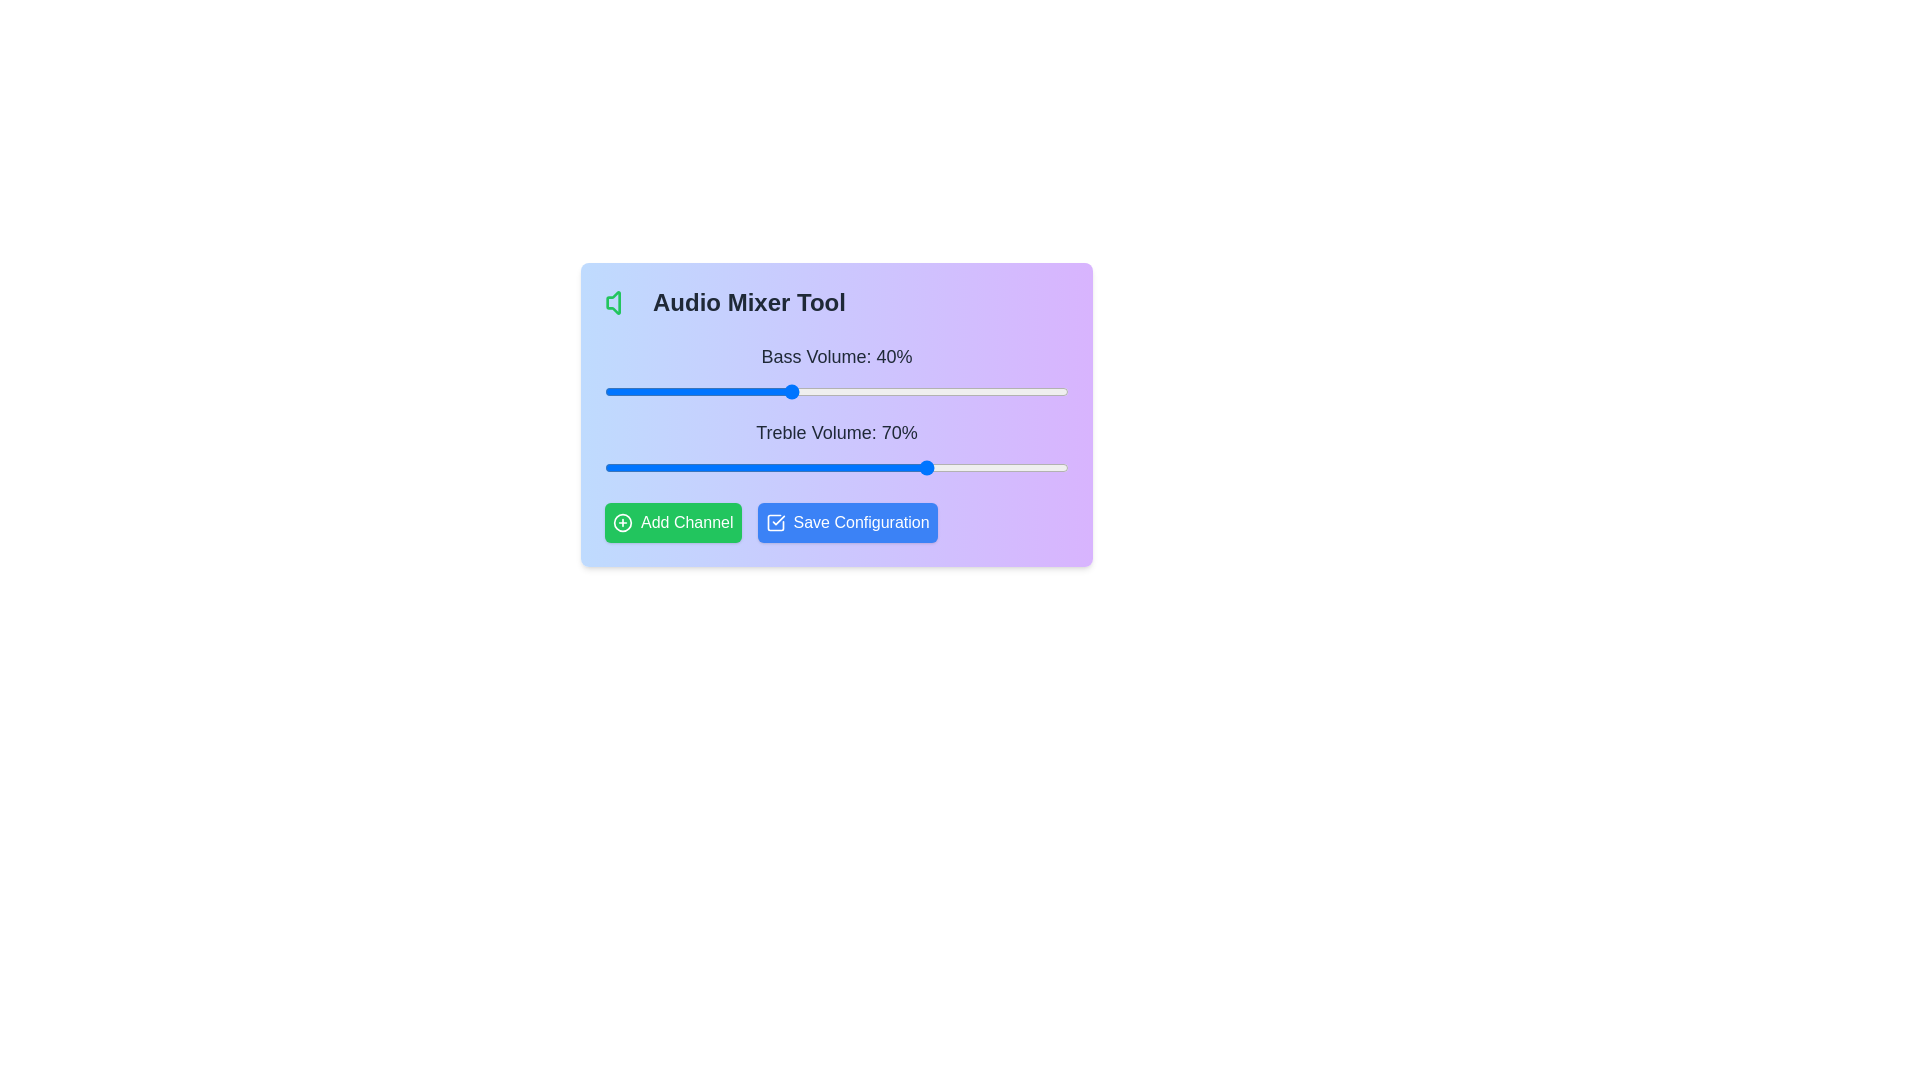 The height and width of the screenshot is (1080, 1920). I want to click on the save button in the Audio Mixer Tool interface, so click(836, 522).